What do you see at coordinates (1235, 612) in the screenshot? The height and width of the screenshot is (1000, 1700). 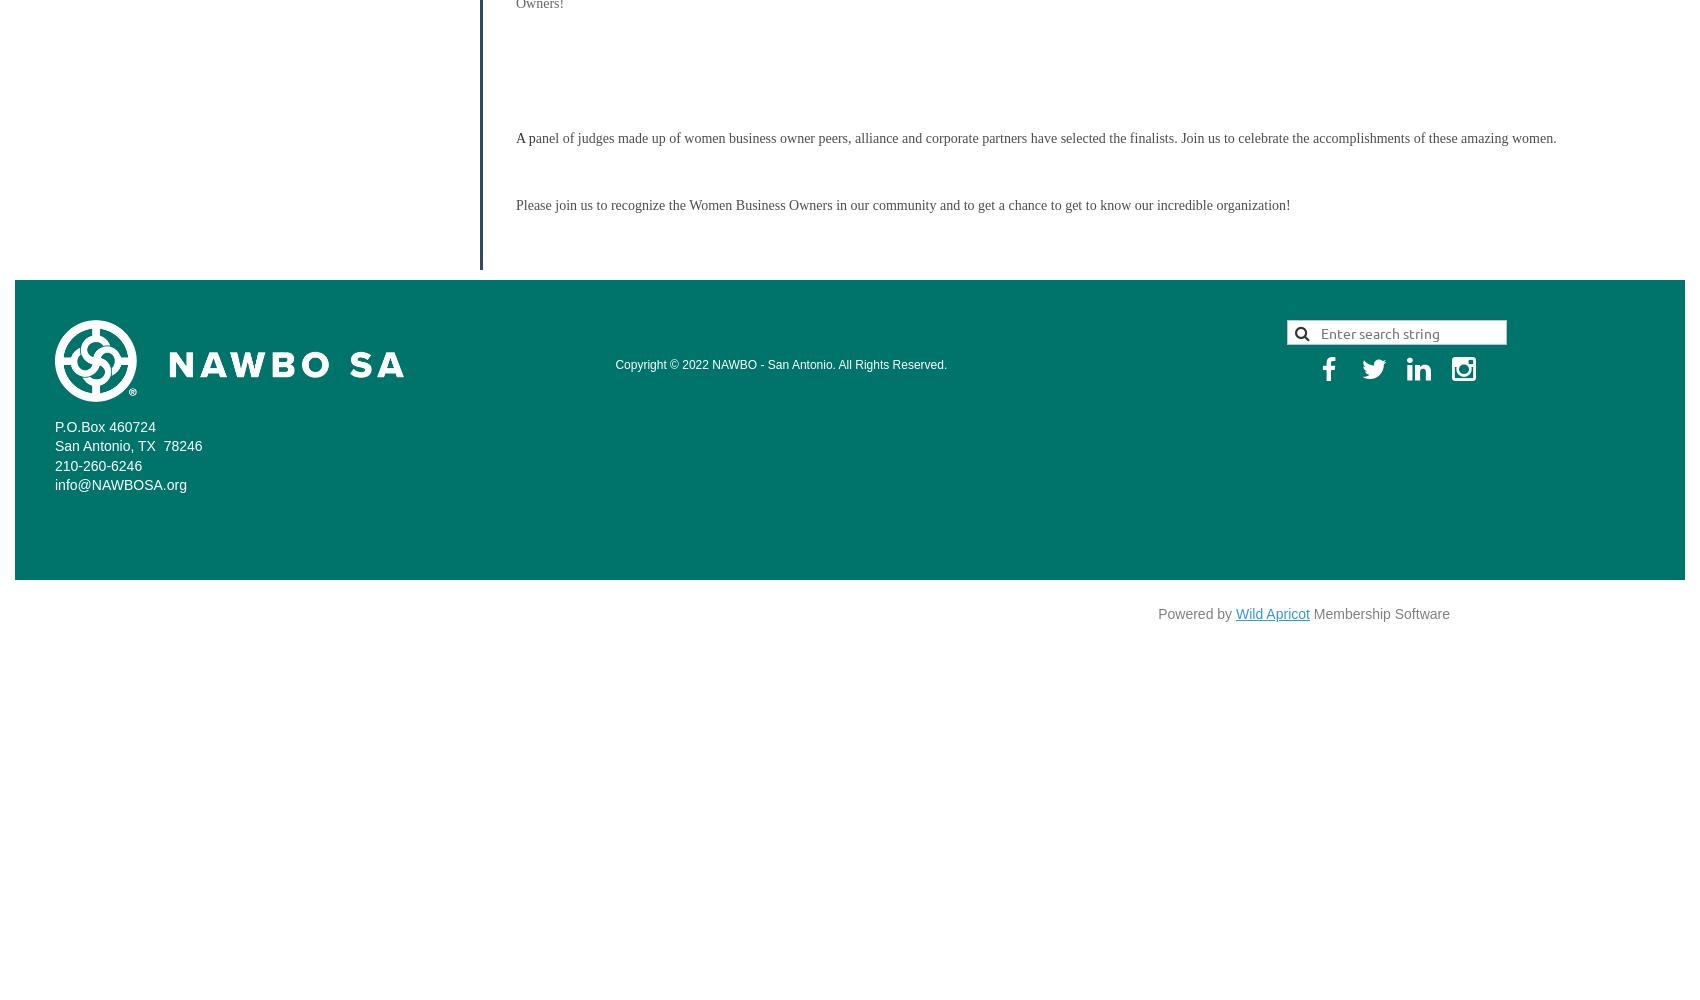 I see `'Wild Apricot'` at bounding box center [1235, 612].